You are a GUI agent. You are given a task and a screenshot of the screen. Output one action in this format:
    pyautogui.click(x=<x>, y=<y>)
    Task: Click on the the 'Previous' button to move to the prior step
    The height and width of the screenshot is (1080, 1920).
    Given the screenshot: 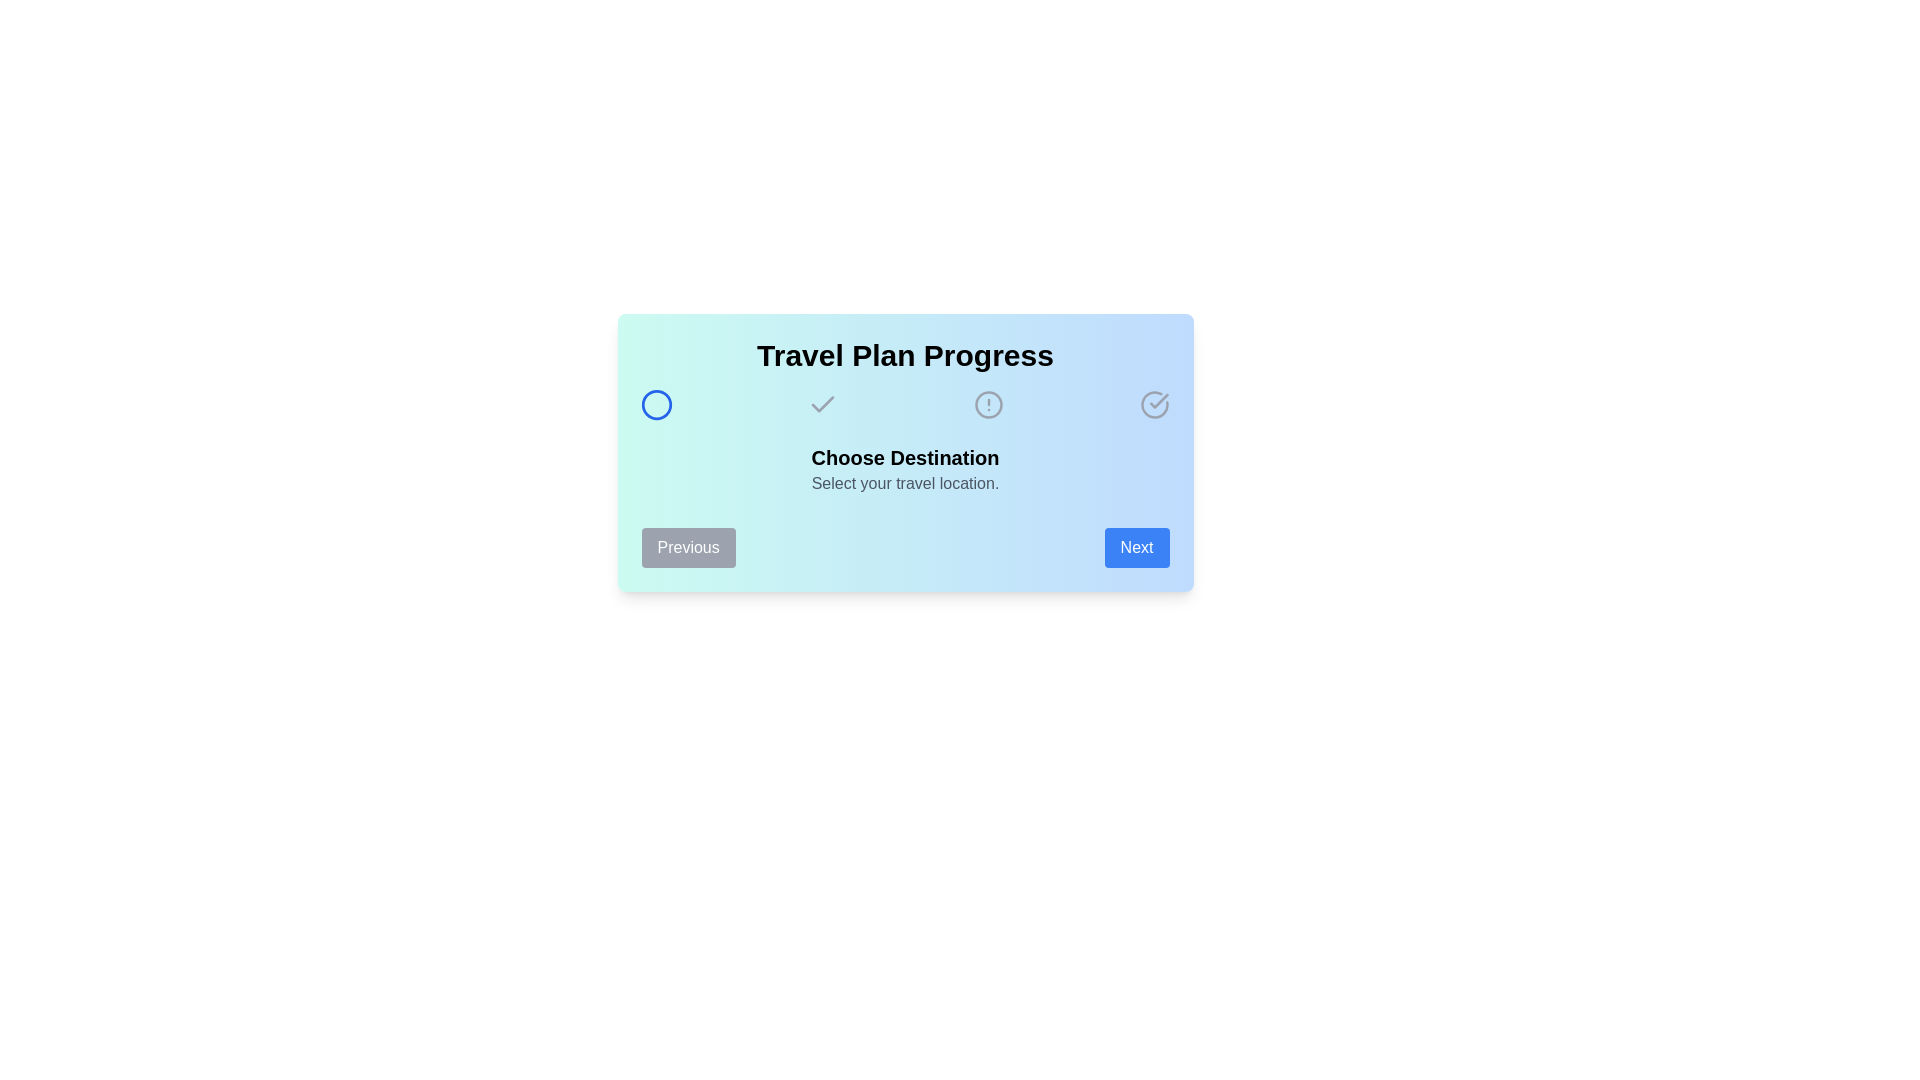 What is the action you would take?
    pyautogui.click(x=688, y=547)
    